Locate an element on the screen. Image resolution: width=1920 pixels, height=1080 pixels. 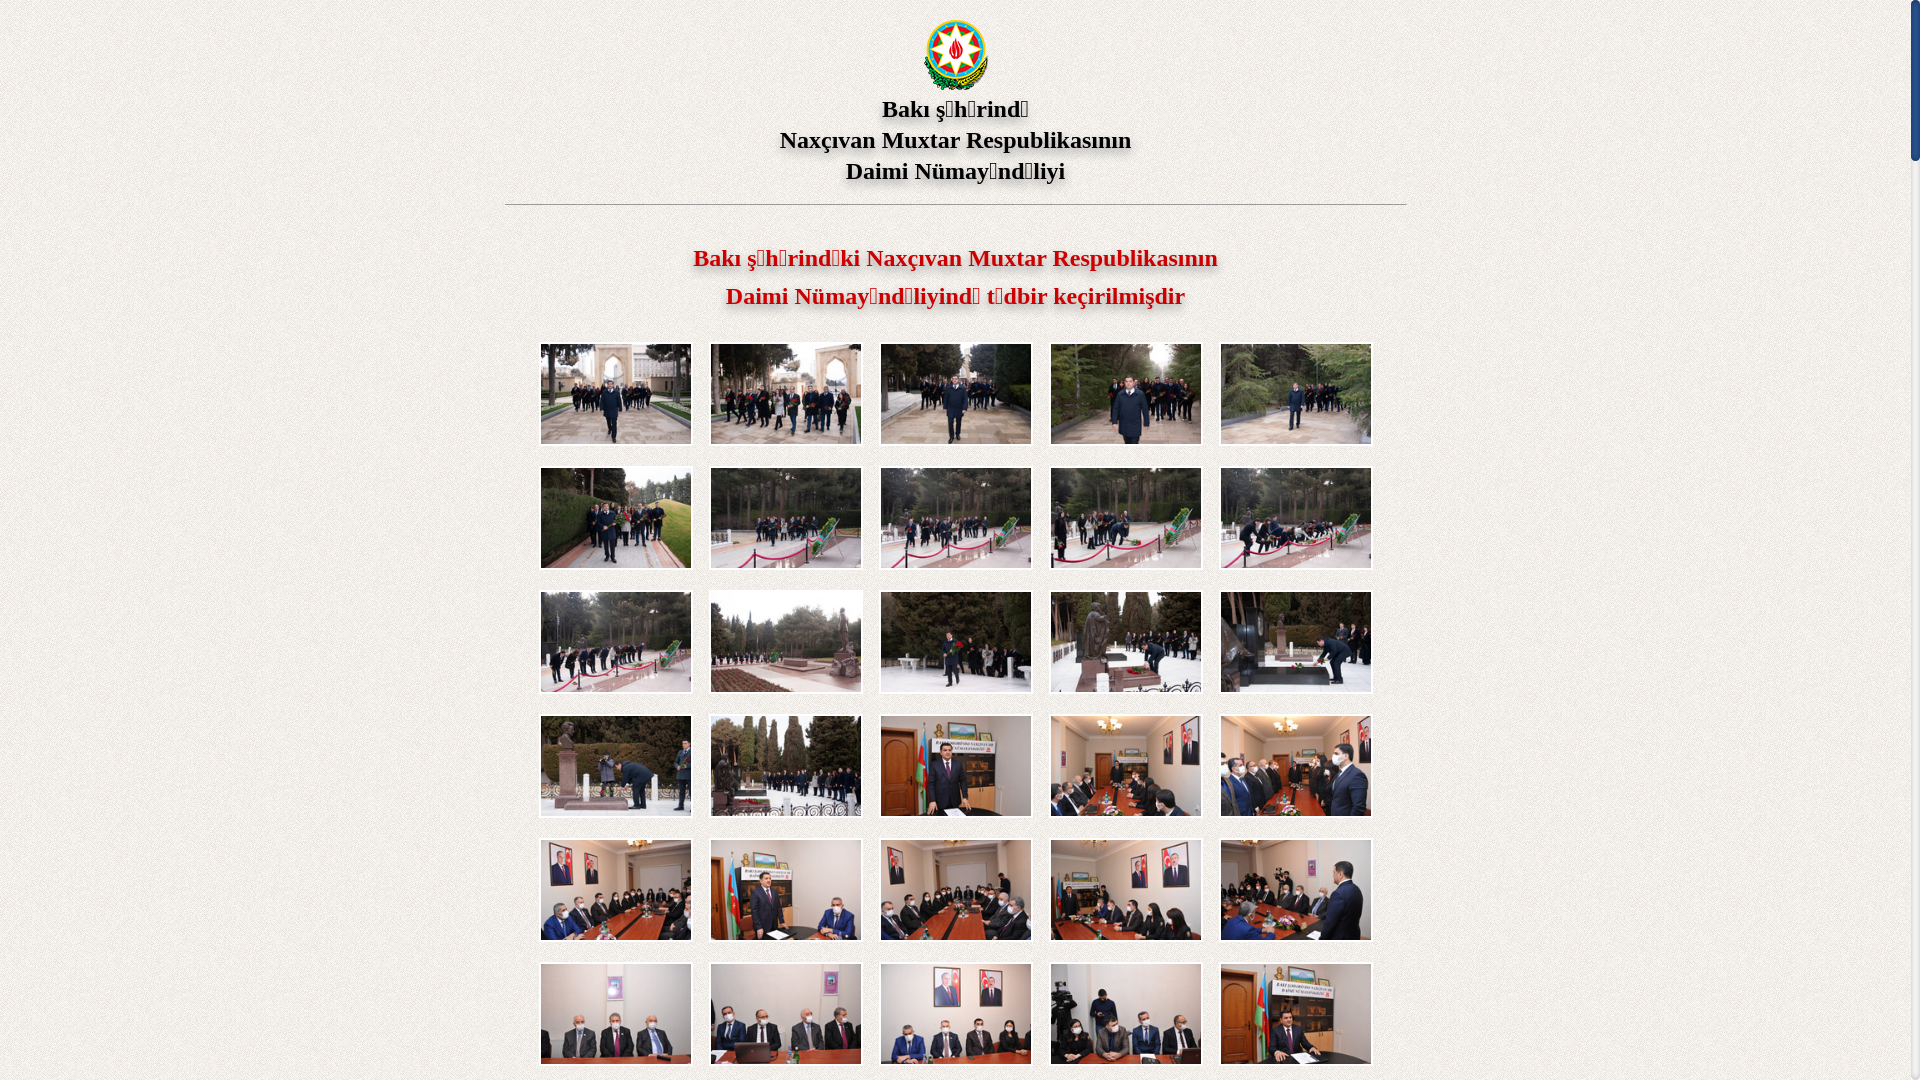
'Click to enlarge' is located at coordinates (537, 1014).